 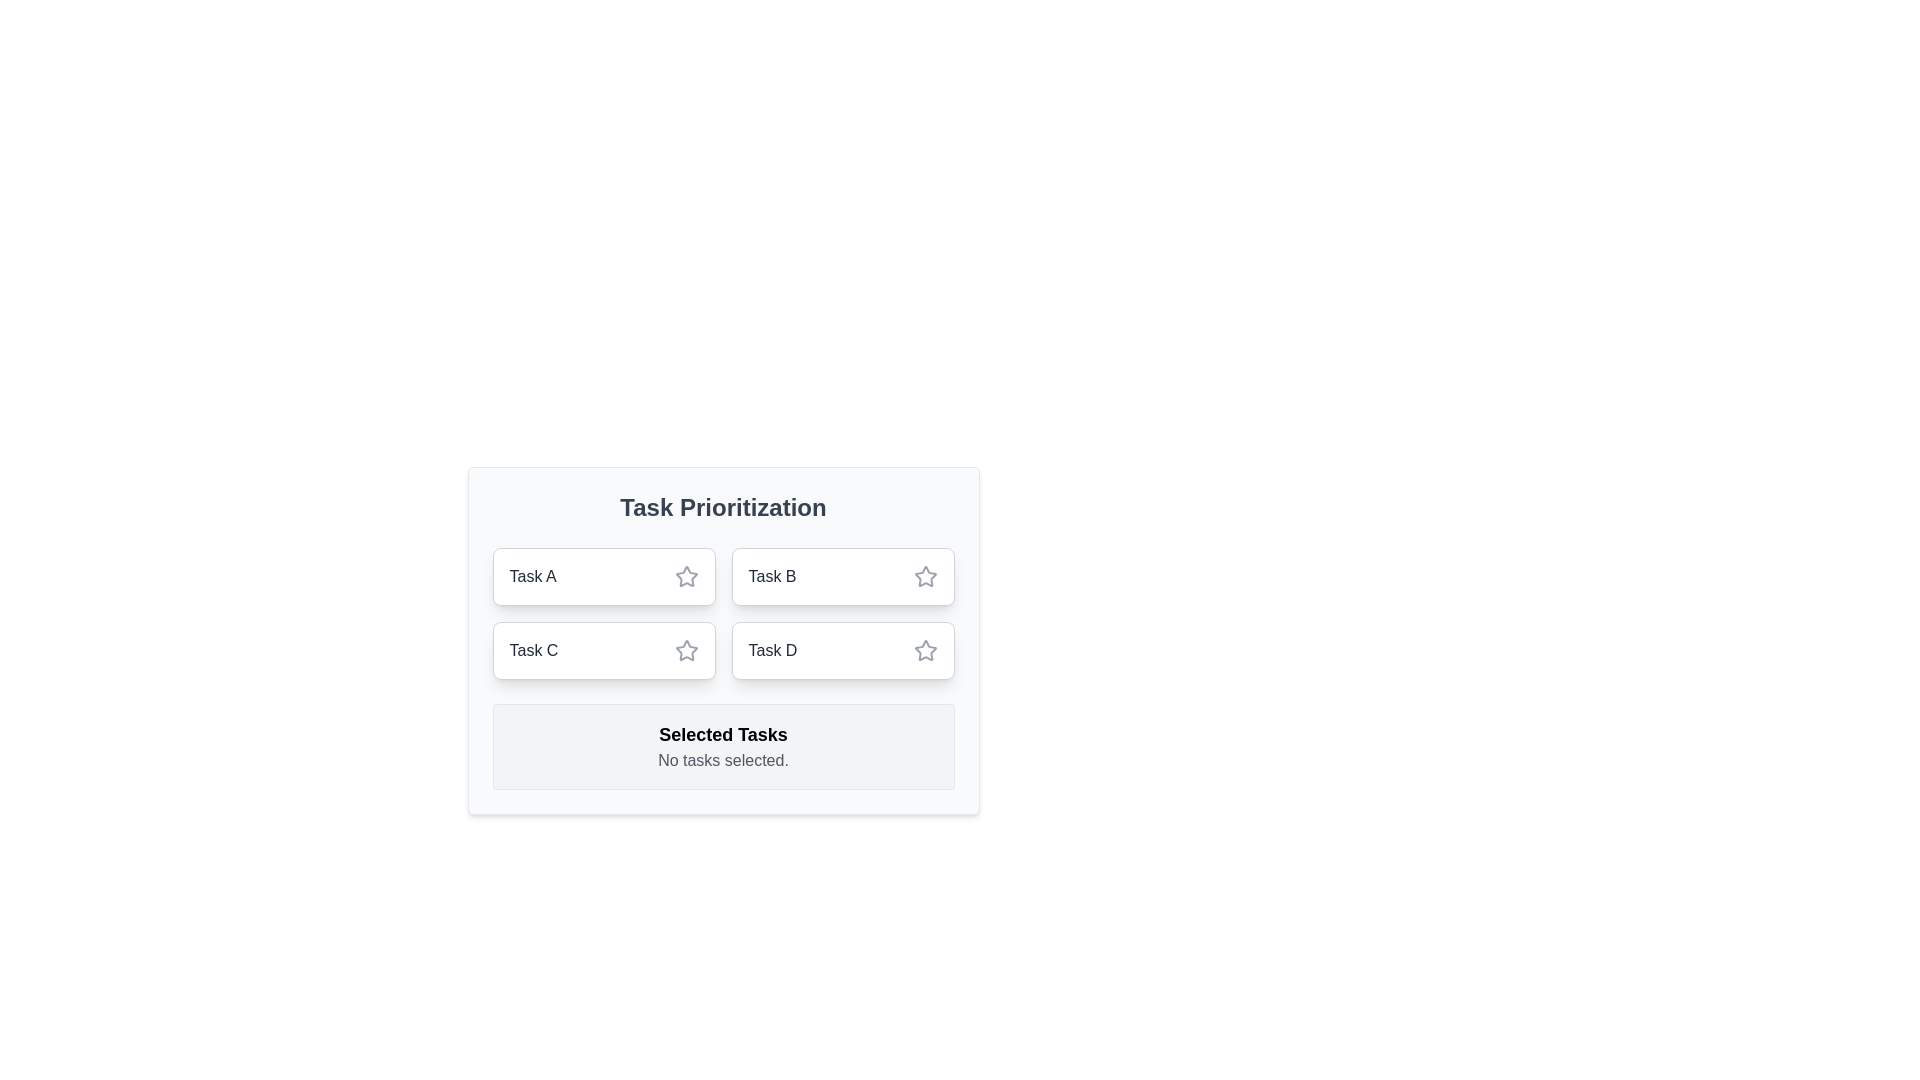 I want to click on the icon of the task chip for the task Task B, so click(x=924, y=577).